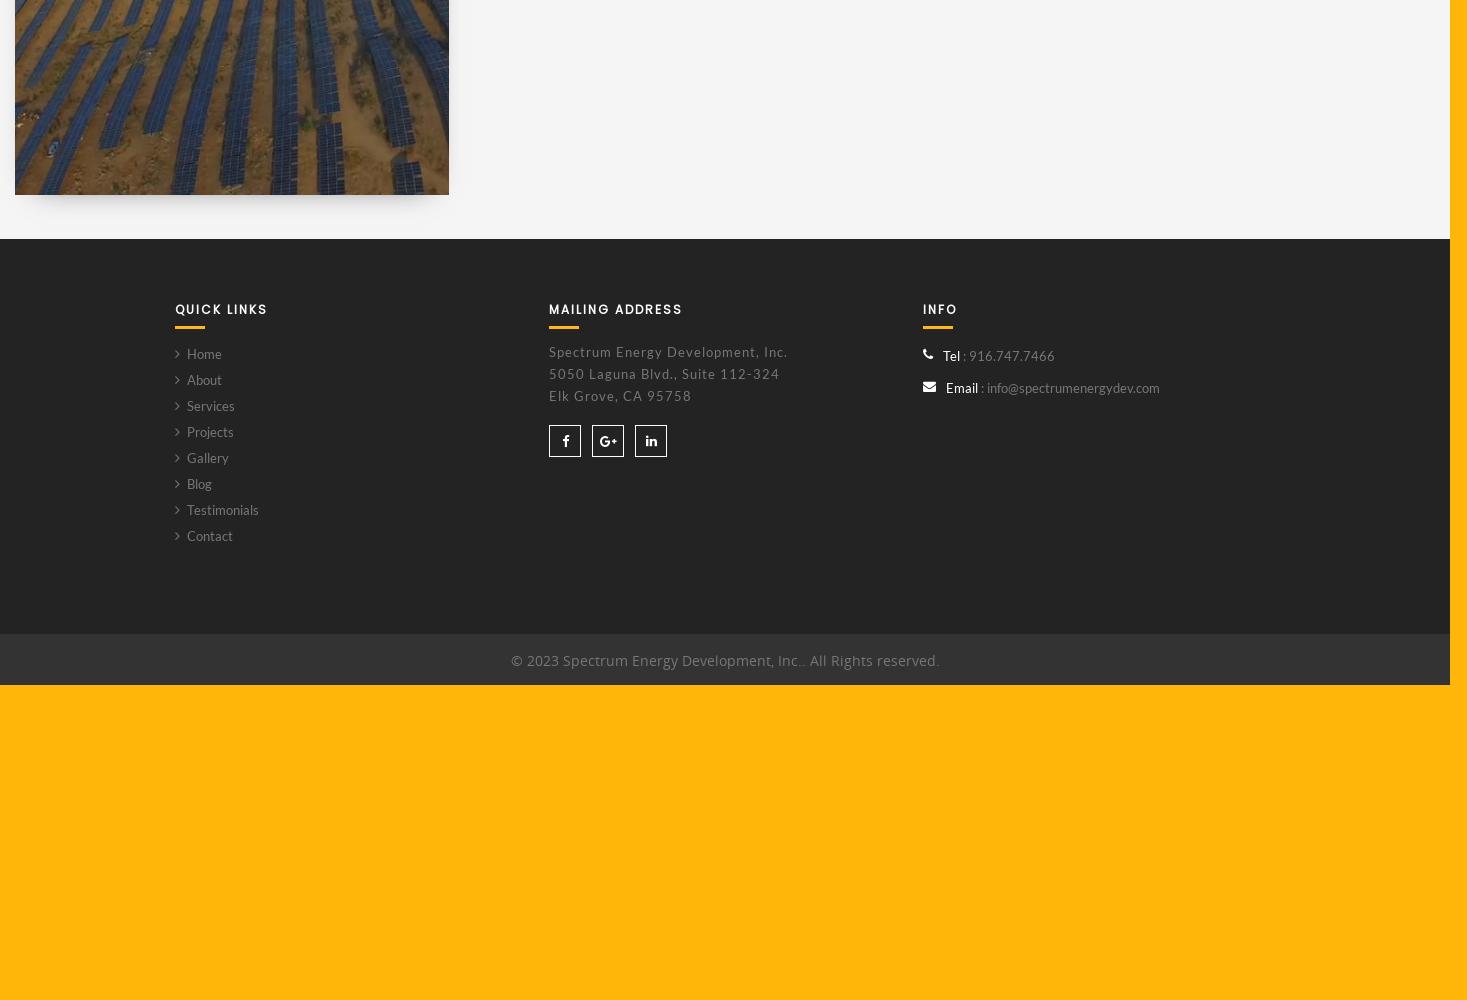 The image size is (1467, 1000). I want to click on '5050 Laguna Blvd., Suite 112-324', so click(664, 373).